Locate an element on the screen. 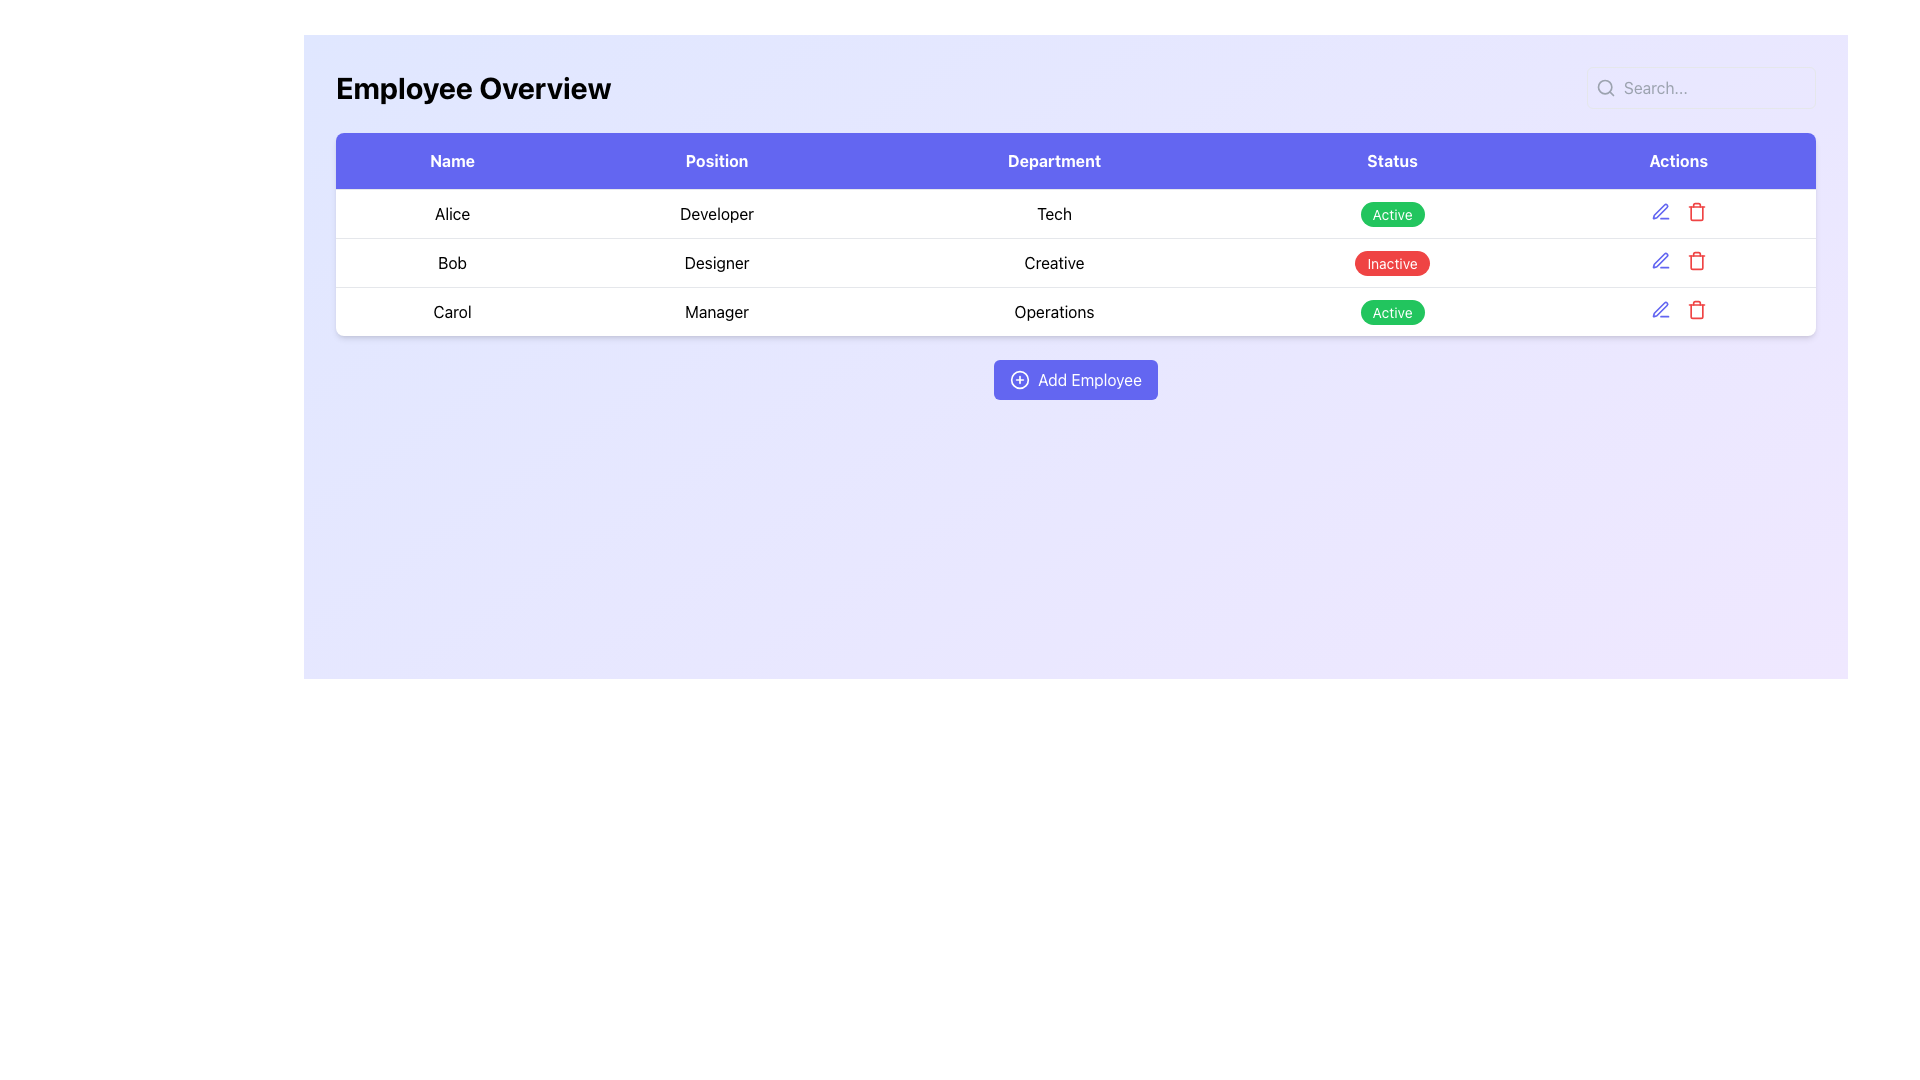  the editing icon button located in the 'Actions' column of the third row is located at coordinates (1660, 260).